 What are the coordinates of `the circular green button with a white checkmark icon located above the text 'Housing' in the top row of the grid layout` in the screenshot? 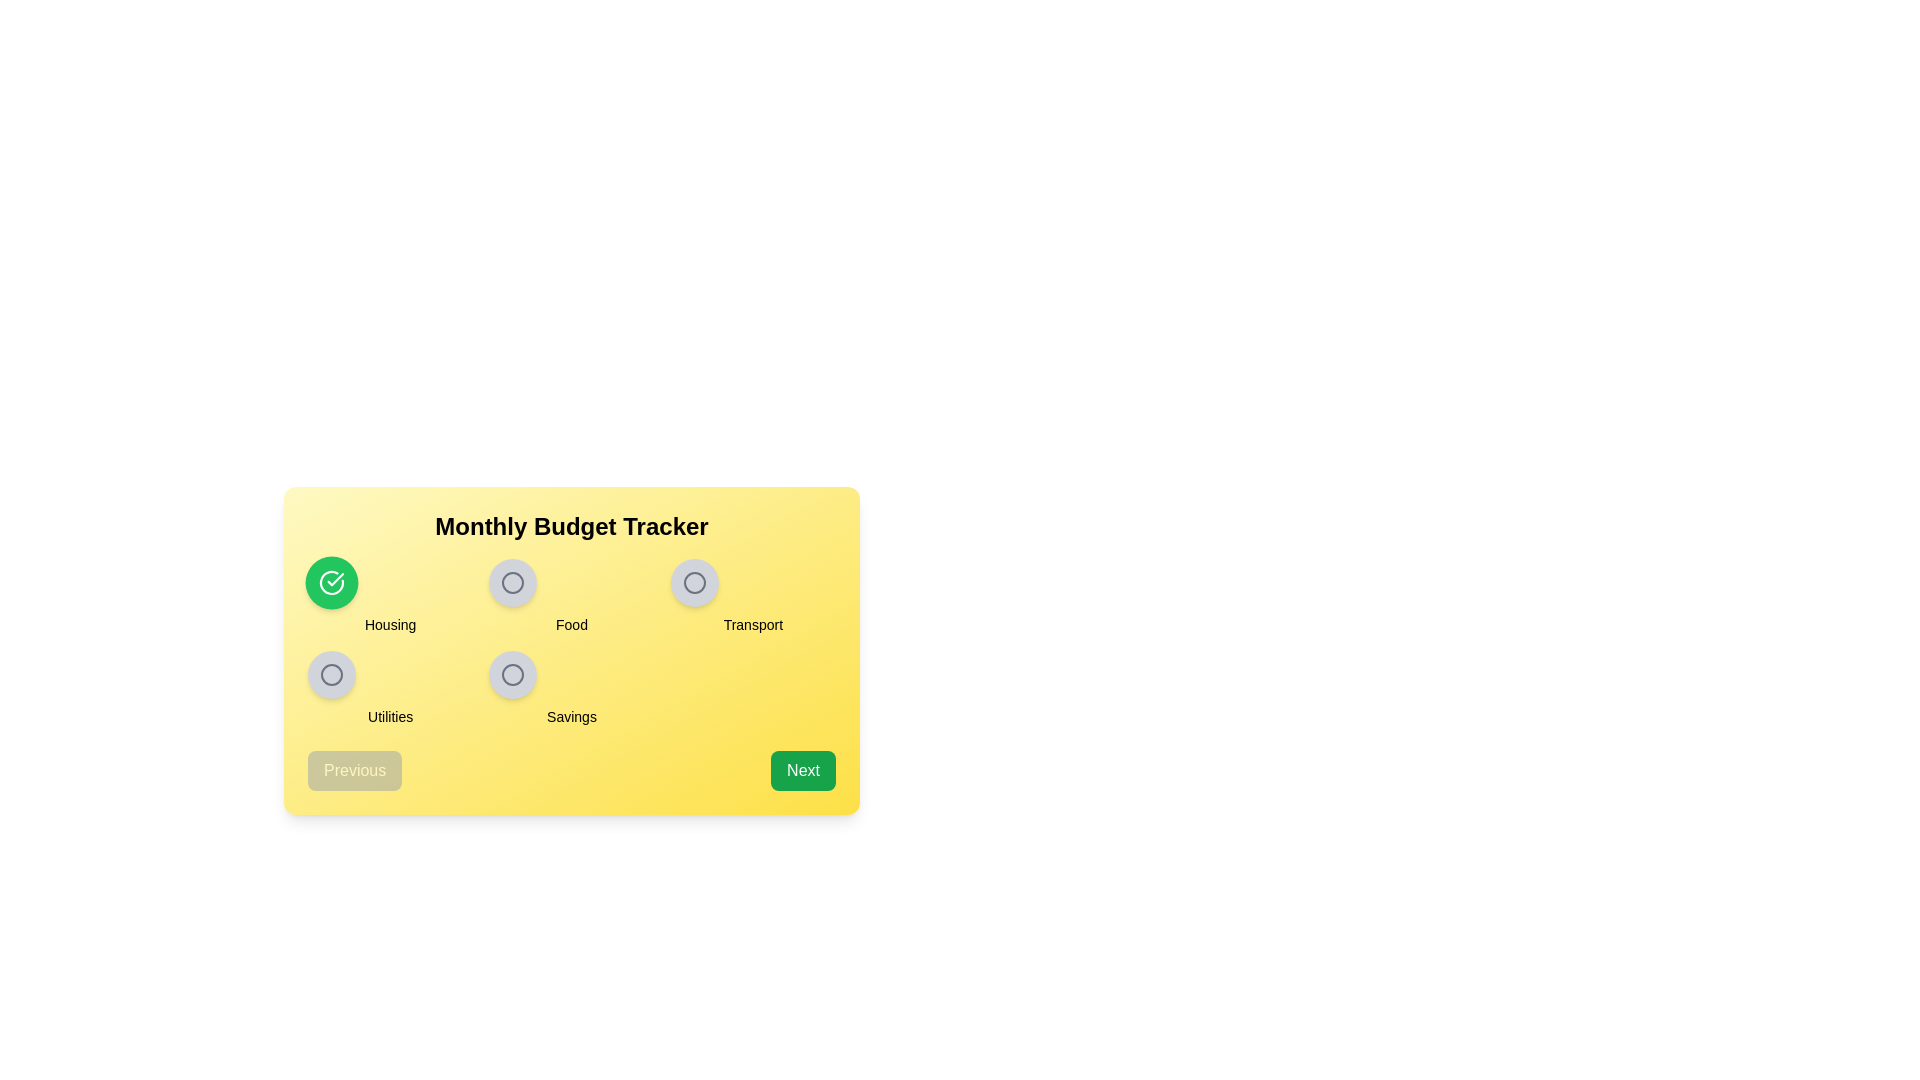 It's located at (331, 582).